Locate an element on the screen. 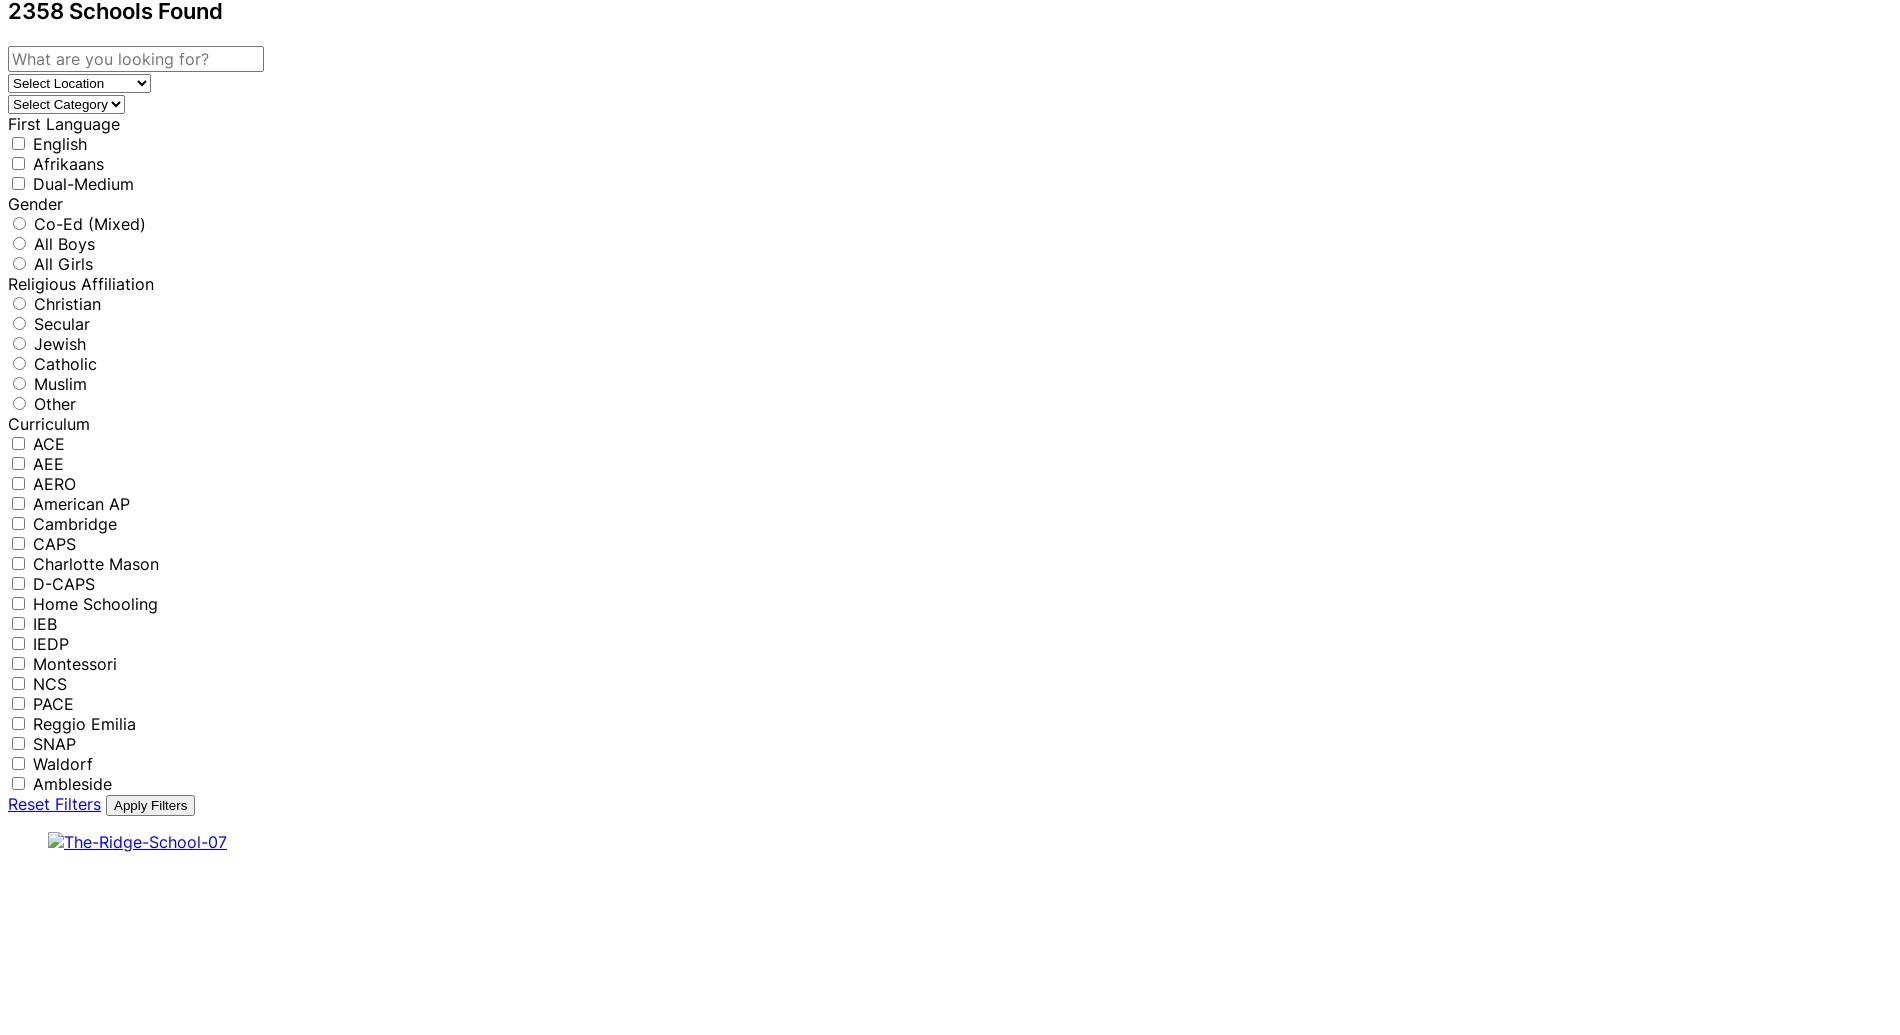 Image resolution: width=1900 pixels, height=1035 pixels. 'AEE' is located at coordinates (33, 462).